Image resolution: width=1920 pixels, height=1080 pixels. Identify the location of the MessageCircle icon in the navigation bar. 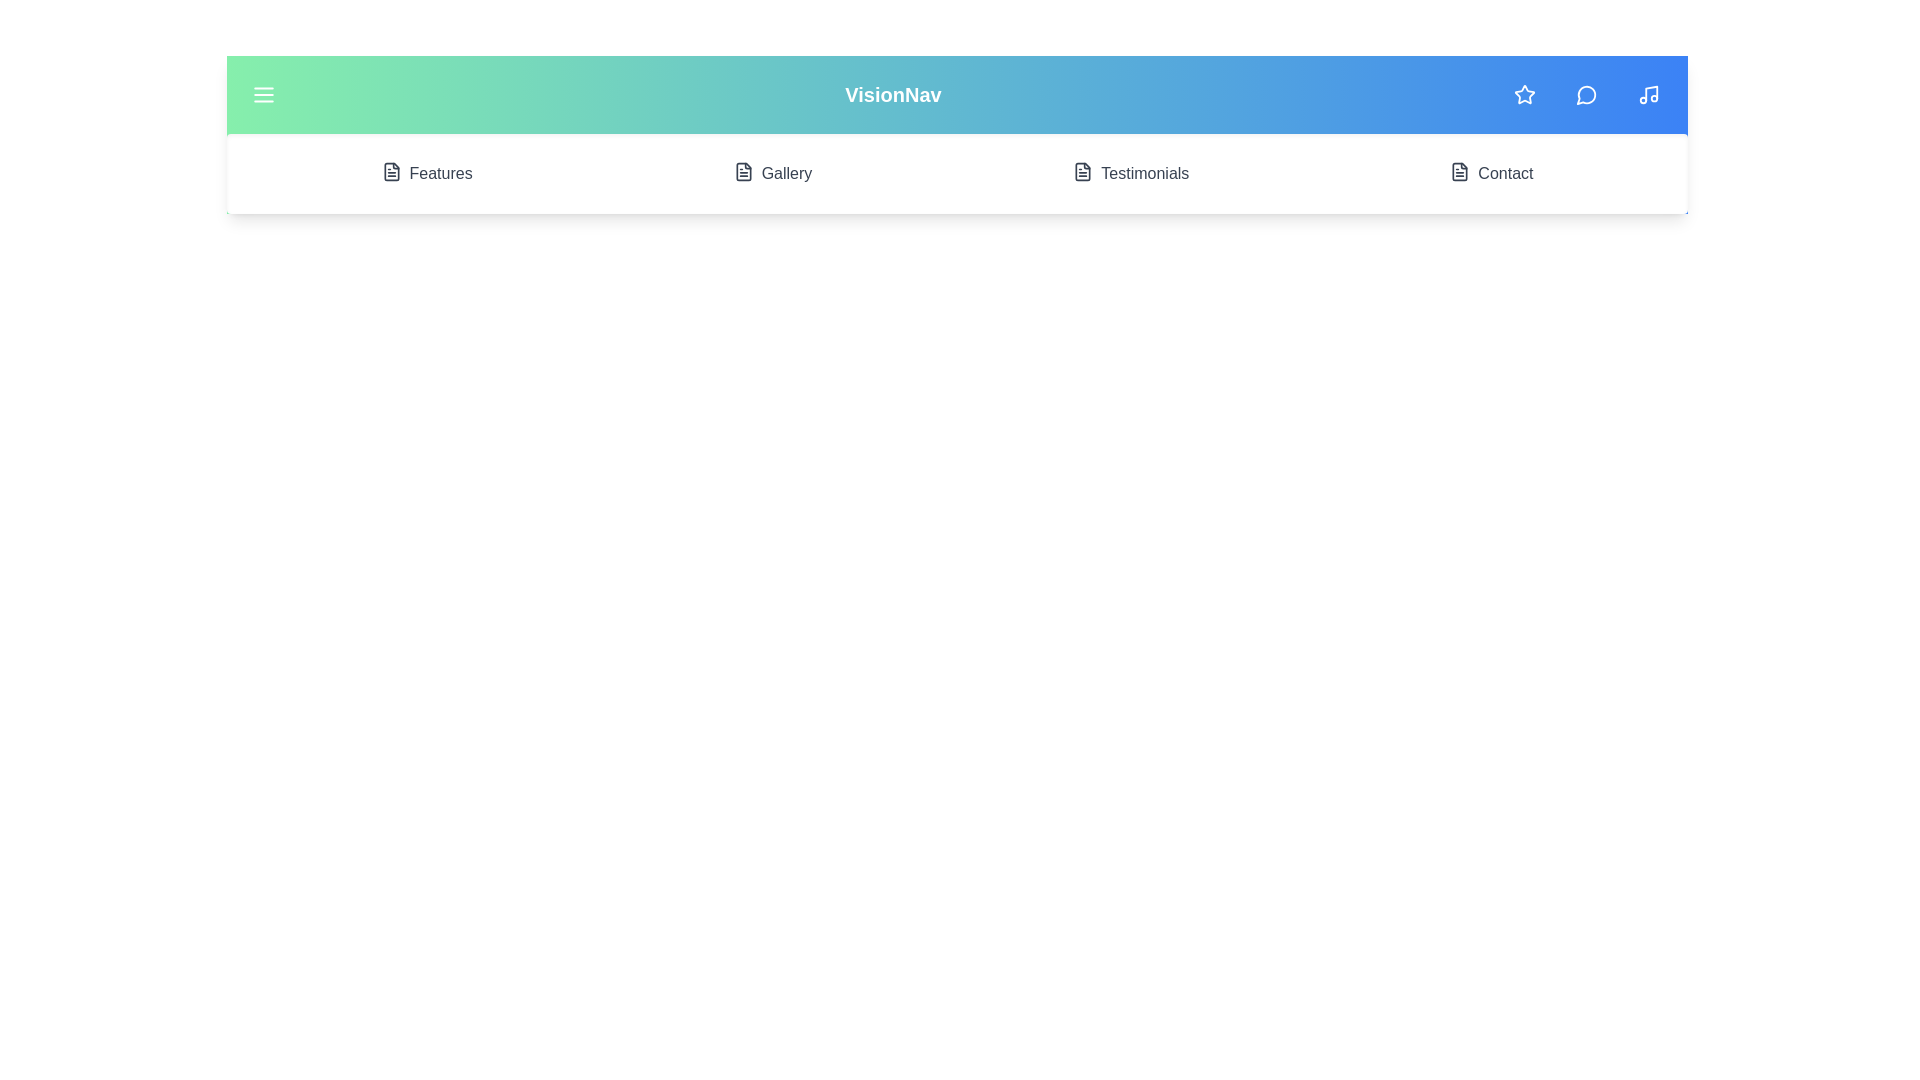
(1586, 95).